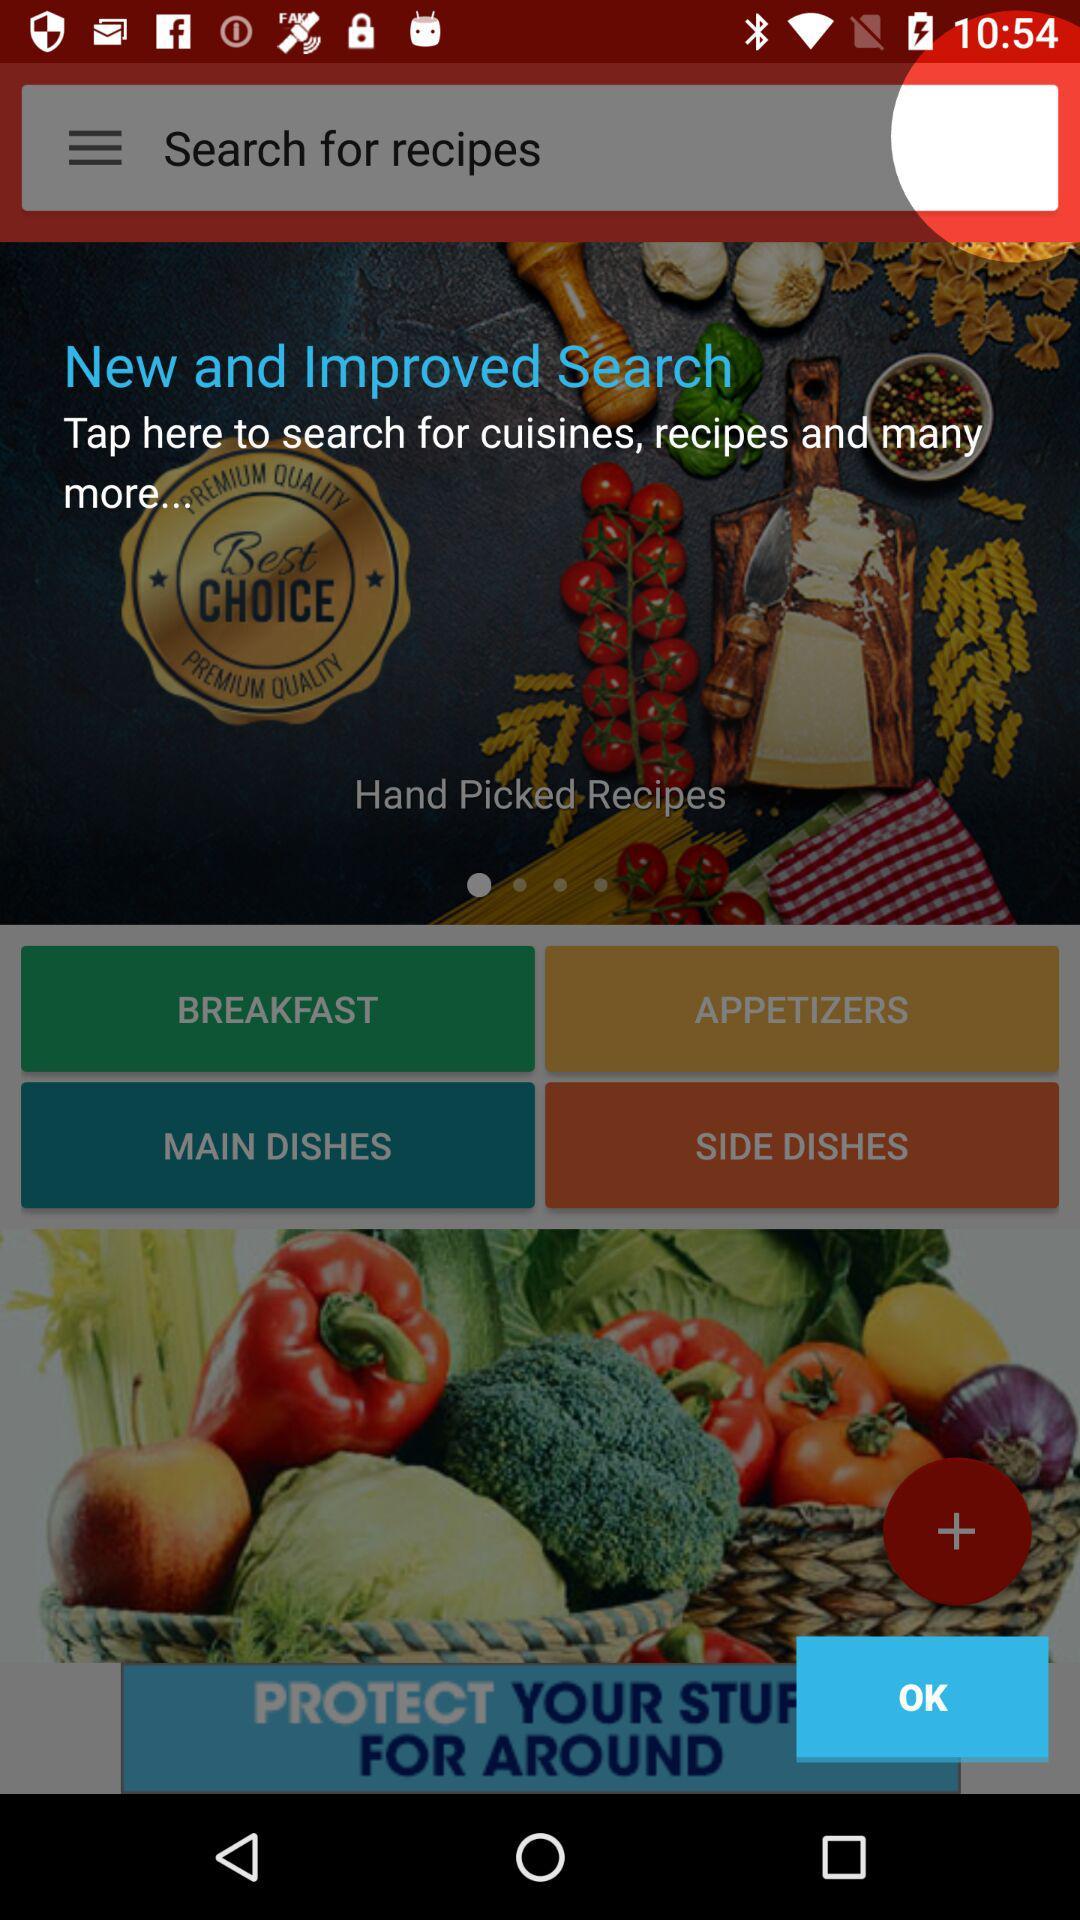 The image size is (1080, 1920). What do you see at coordinates (955, 1538) in the screenshot?
I see `the add icon` at bounding box center [955, 1538].